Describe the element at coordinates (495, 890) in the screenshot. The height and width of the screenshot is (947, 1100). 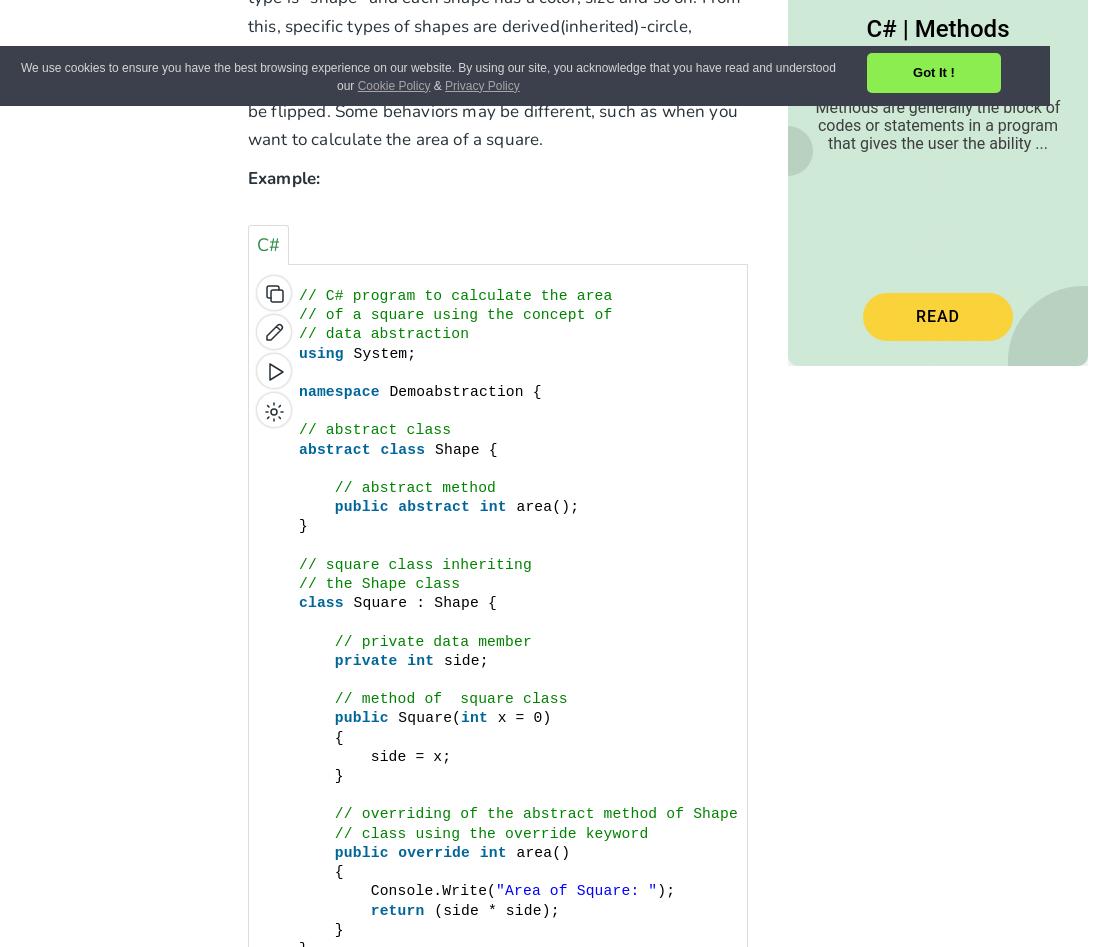
I see `'"Area of Square: "'` at that location.